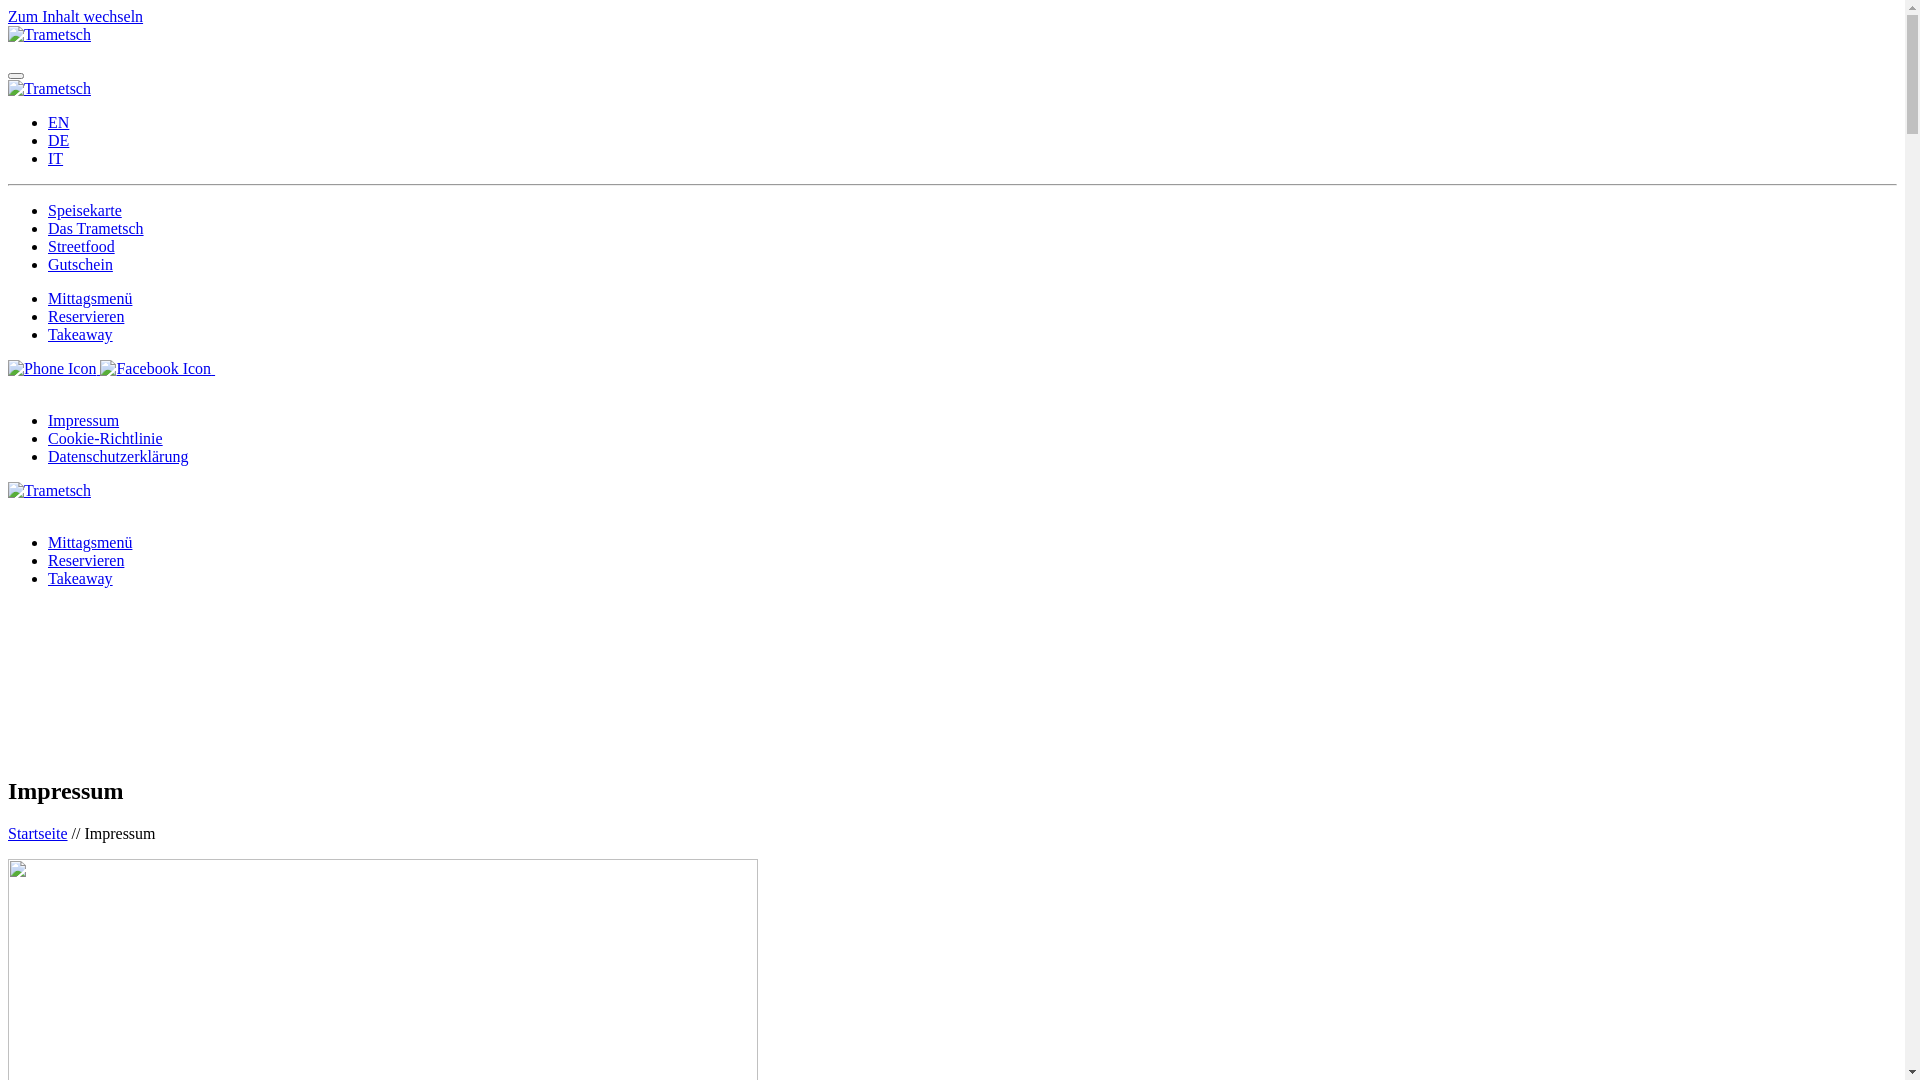 The width and height of the screenshot is (1920, 1080). What do you see at coordinates (80, 578) in the screenshot?
I see `'Takeaway'` at bounding box center [80, 578].